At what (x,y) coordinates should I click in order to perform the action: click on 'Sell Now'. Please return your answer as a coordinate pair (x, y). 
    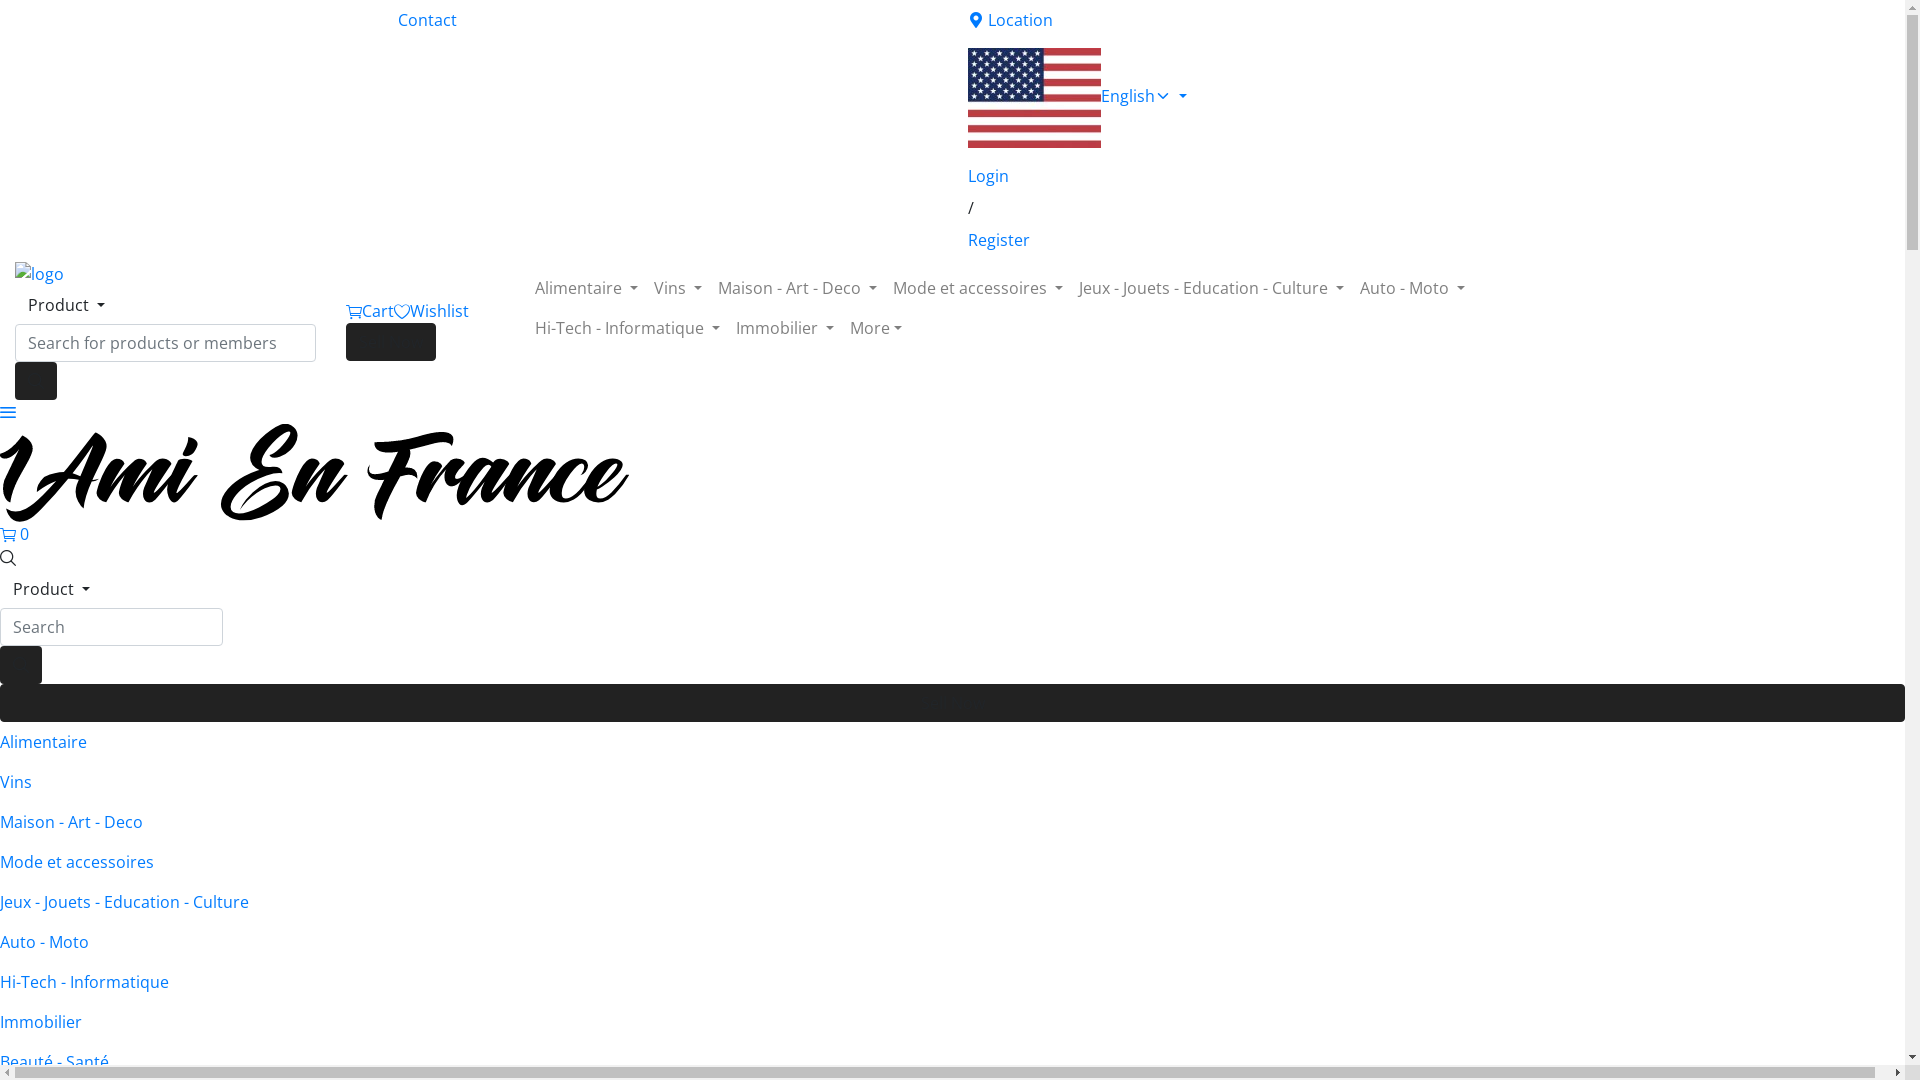
    Looking at the image, I should click on (390, 341).